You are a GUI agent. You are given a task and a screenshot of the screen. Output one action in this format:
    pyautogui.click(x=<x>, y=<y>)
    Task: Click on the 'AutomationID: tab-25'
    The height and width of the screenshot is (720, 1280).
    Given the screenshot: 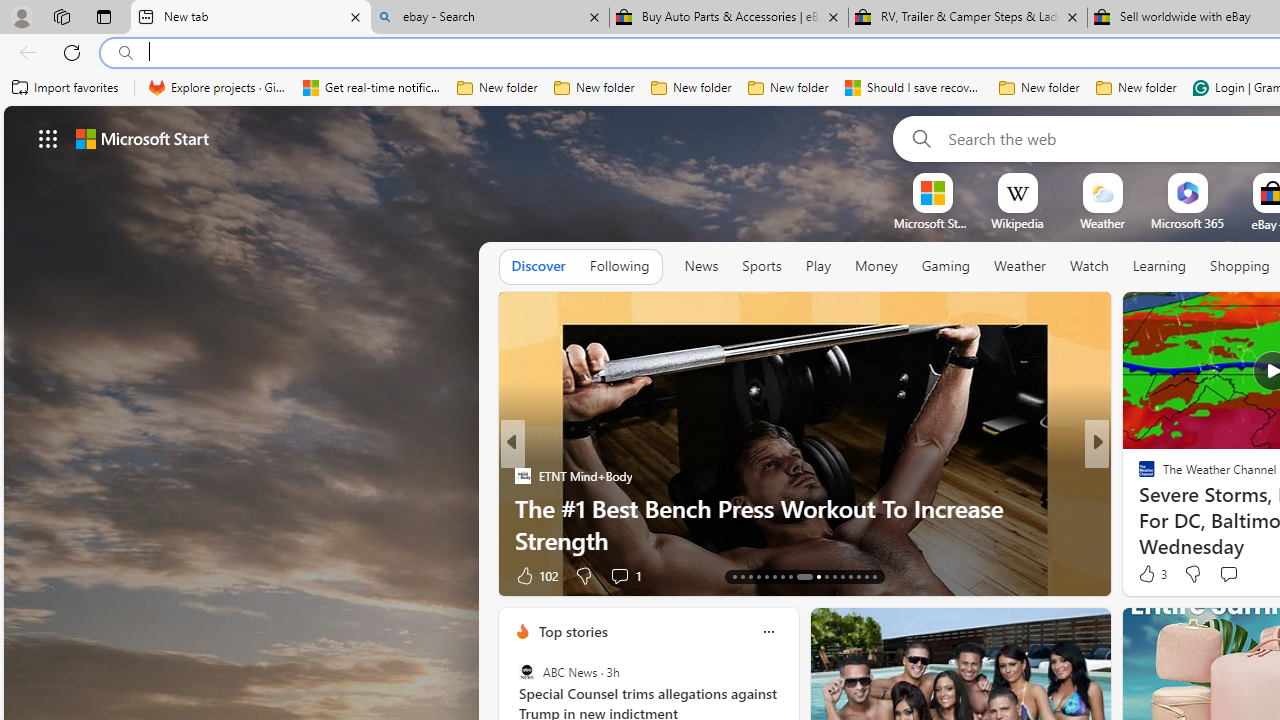 What is the action you would take?
    pyautogui.click(x=842, y=577)
    